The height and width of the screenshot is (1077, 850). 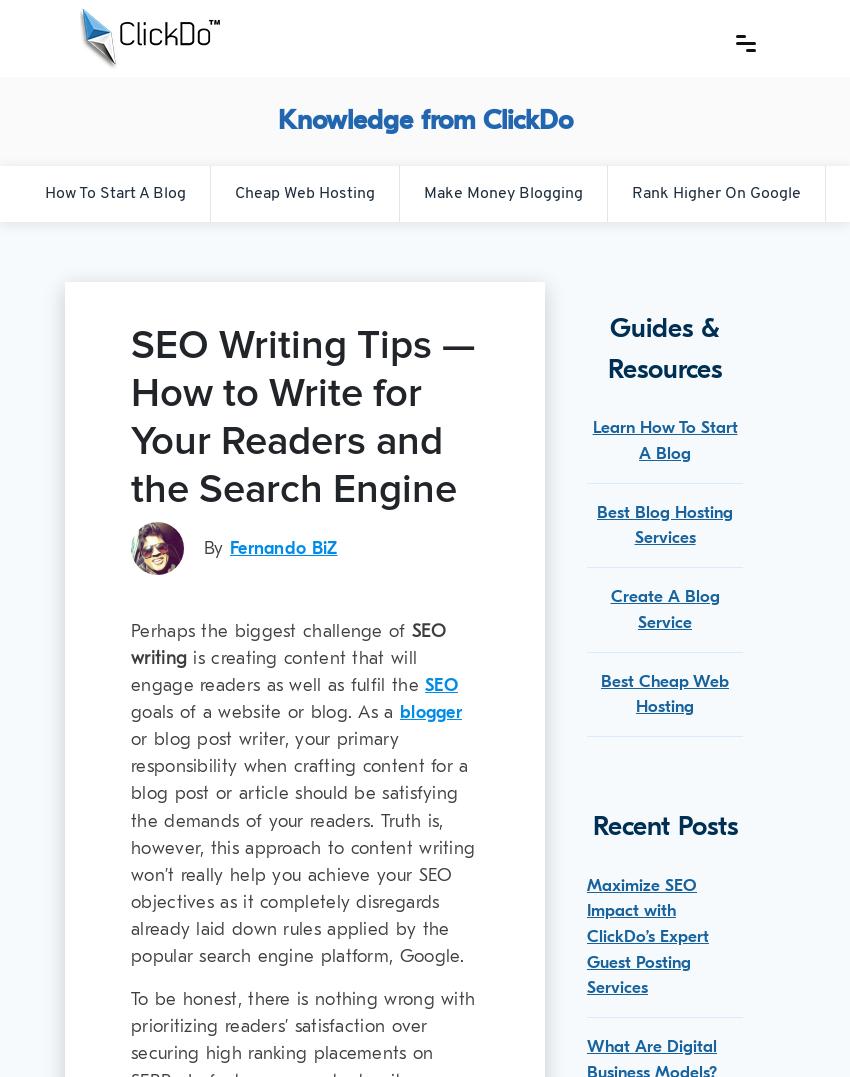 I want to click on 'Knowledge from ClickDo', so click(x=424, y=119).